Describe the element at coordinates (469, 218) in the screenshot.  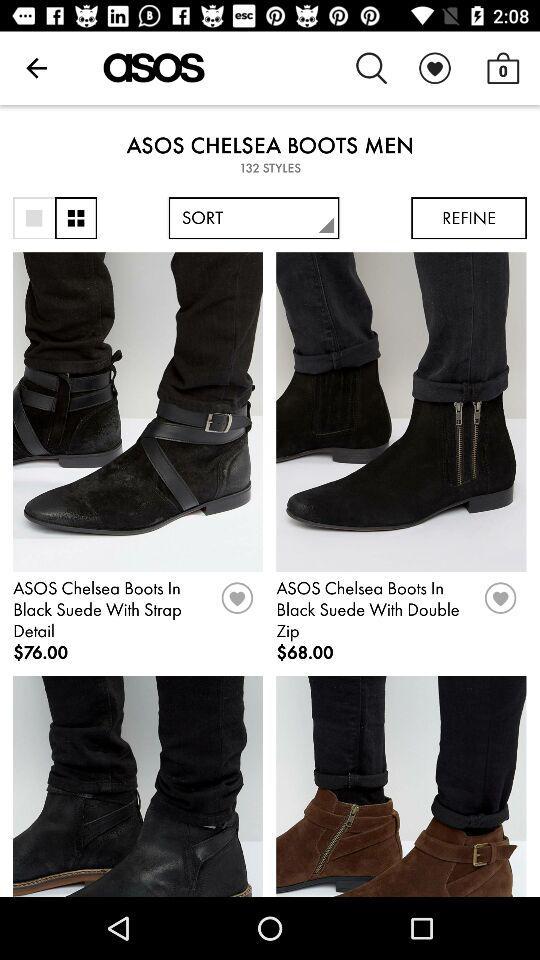
I see `the icon below the 132 styles` at that location.